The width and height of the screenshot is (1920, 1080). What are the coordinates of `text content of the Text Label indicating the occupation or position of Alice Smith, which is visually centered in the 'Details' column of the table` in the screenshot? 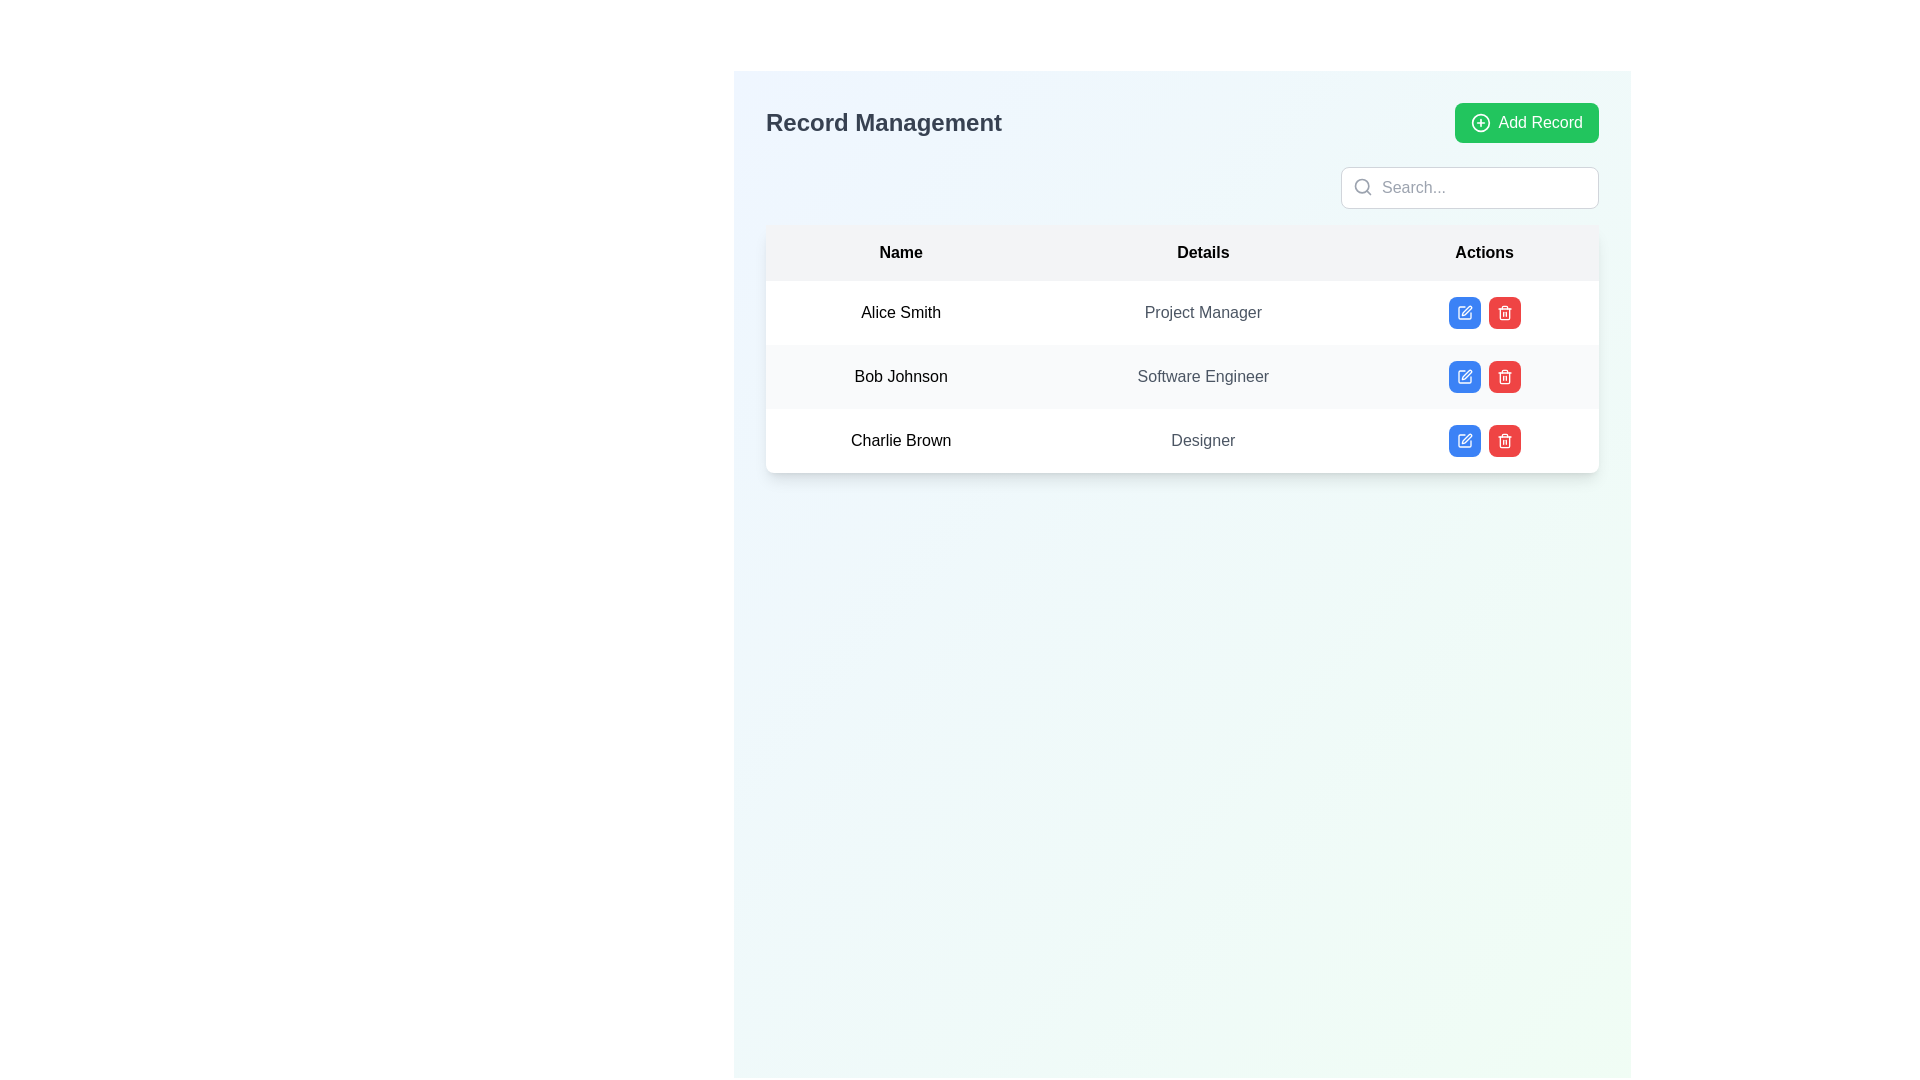 It's located at (1202, 312).